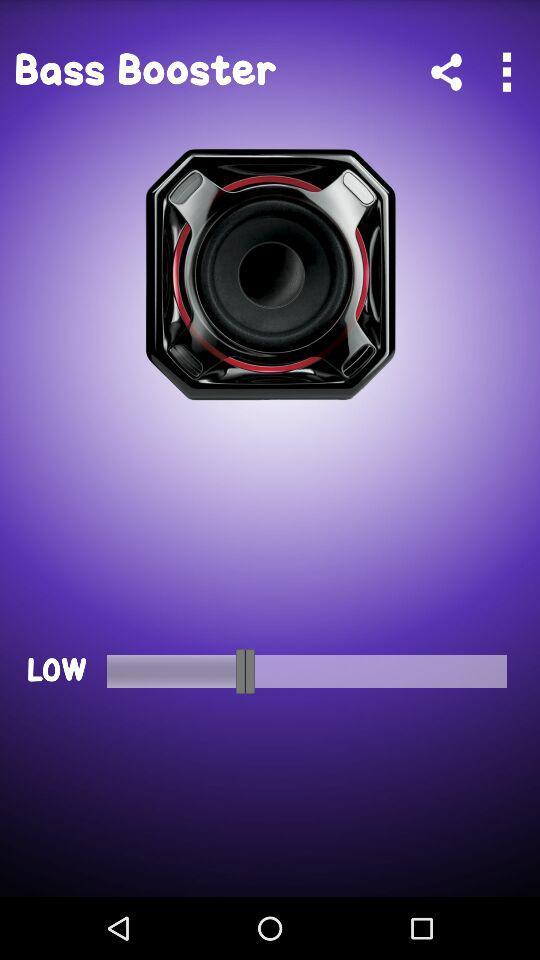 Image resolution: width=540 pixels, height=960 pixels. What do you see at coordinates (446, 72) in the screenshot?
I see `share to others` at bounding box center [446, 72].